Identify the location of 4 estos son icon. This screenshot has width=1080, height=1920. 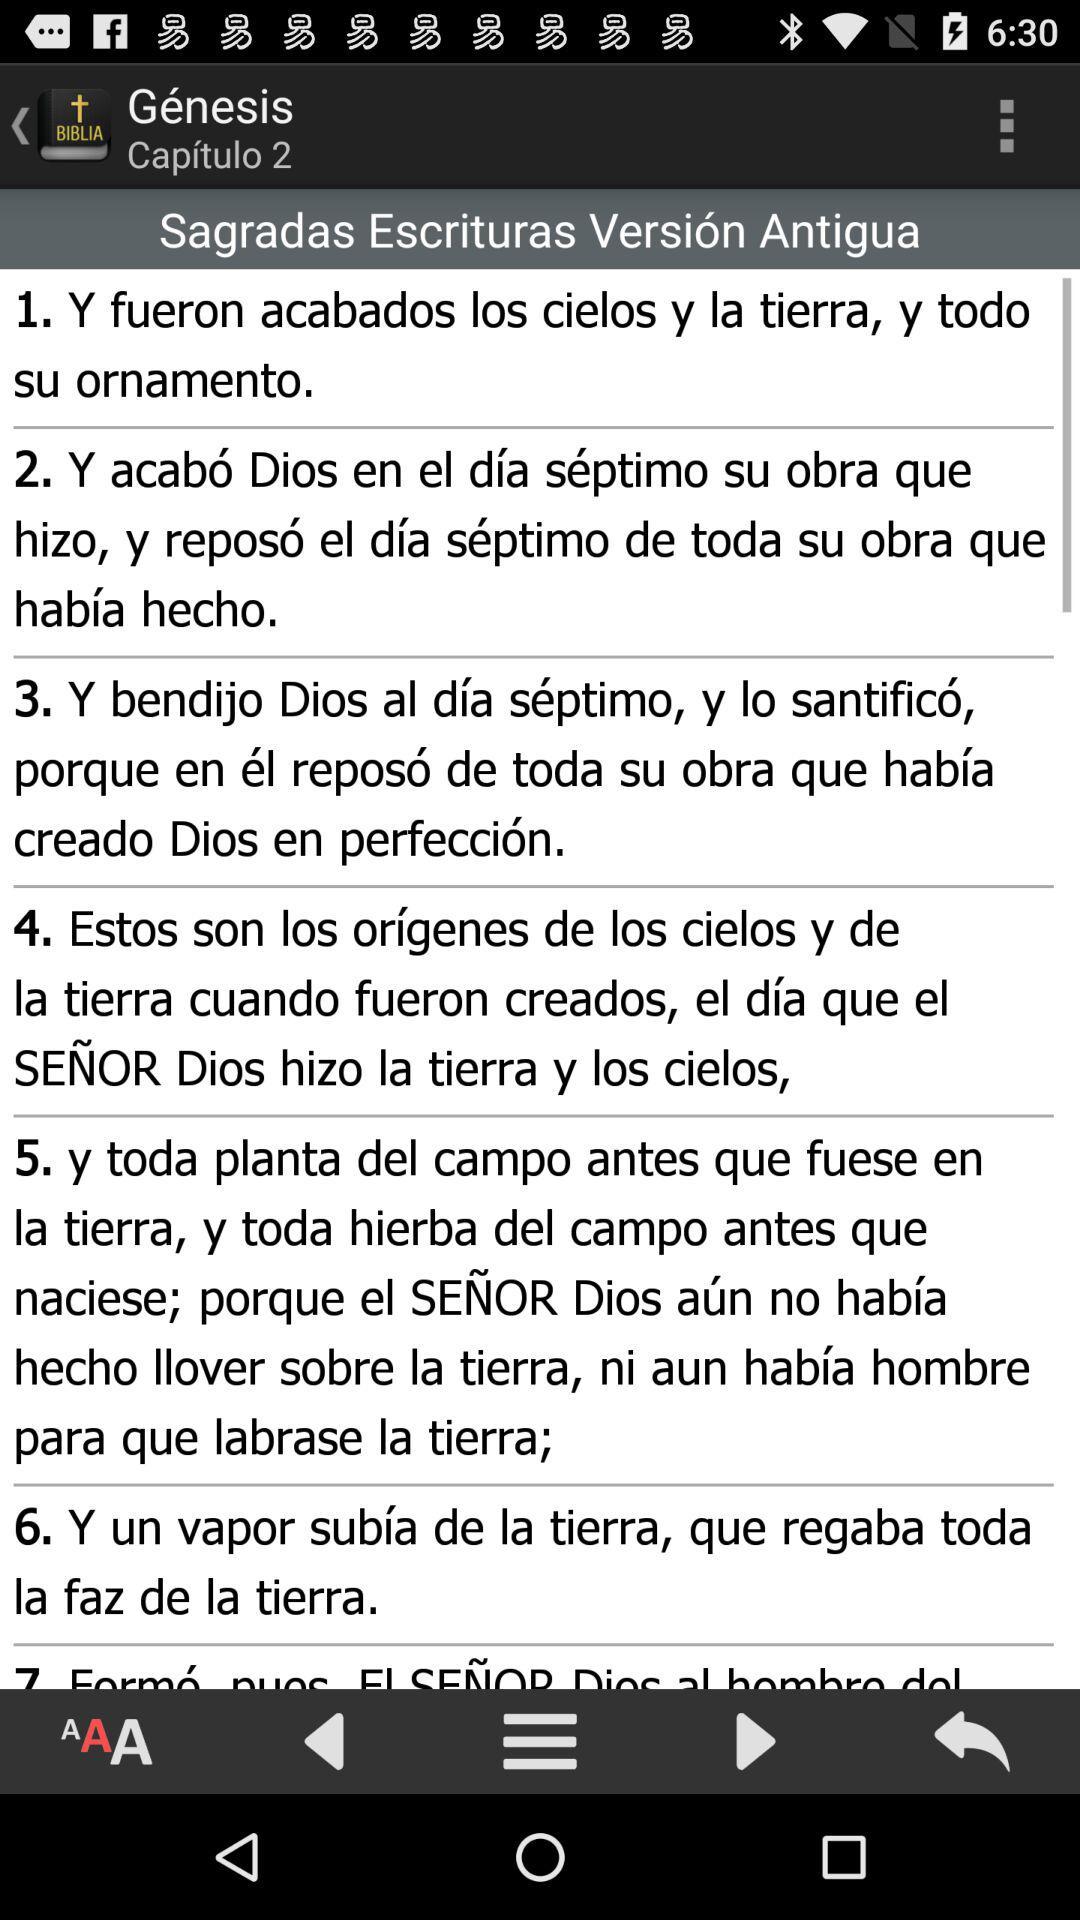
(530, 1001).